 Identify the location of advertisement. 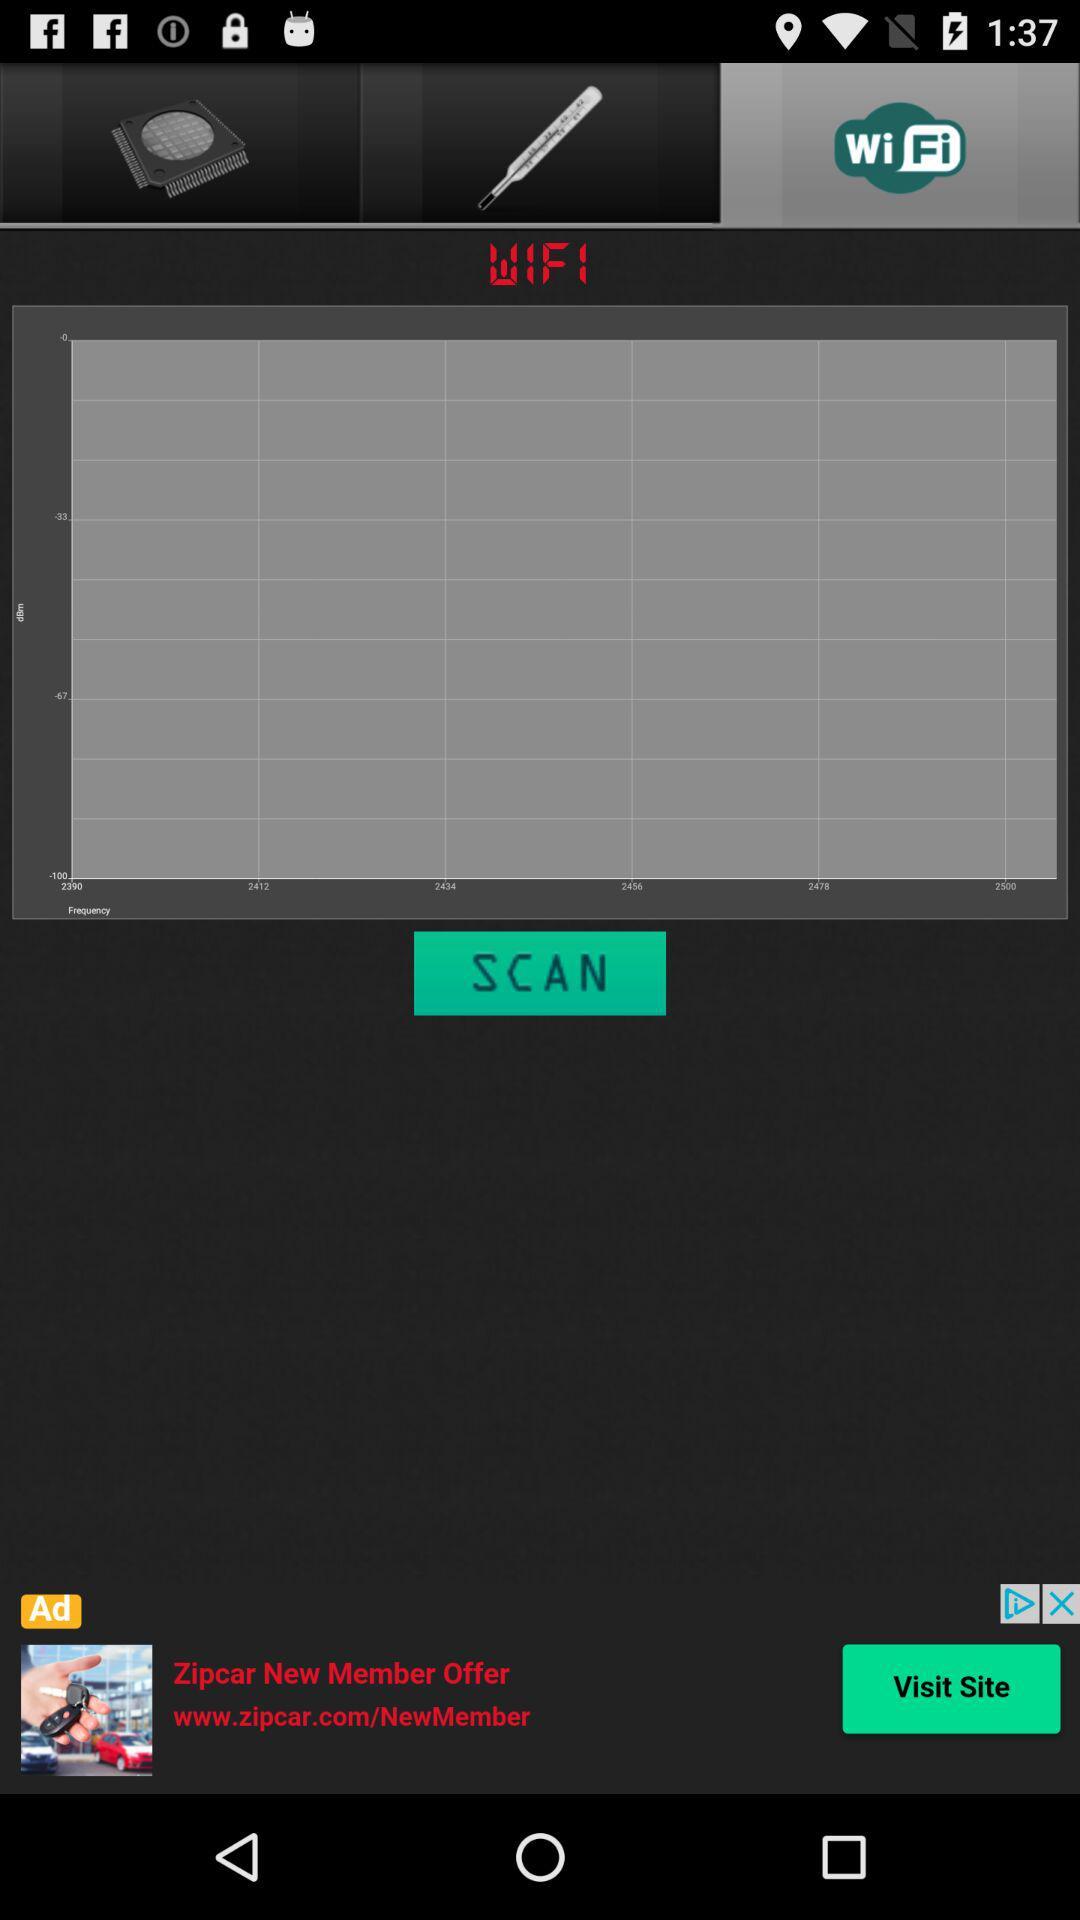
(540, 1688).